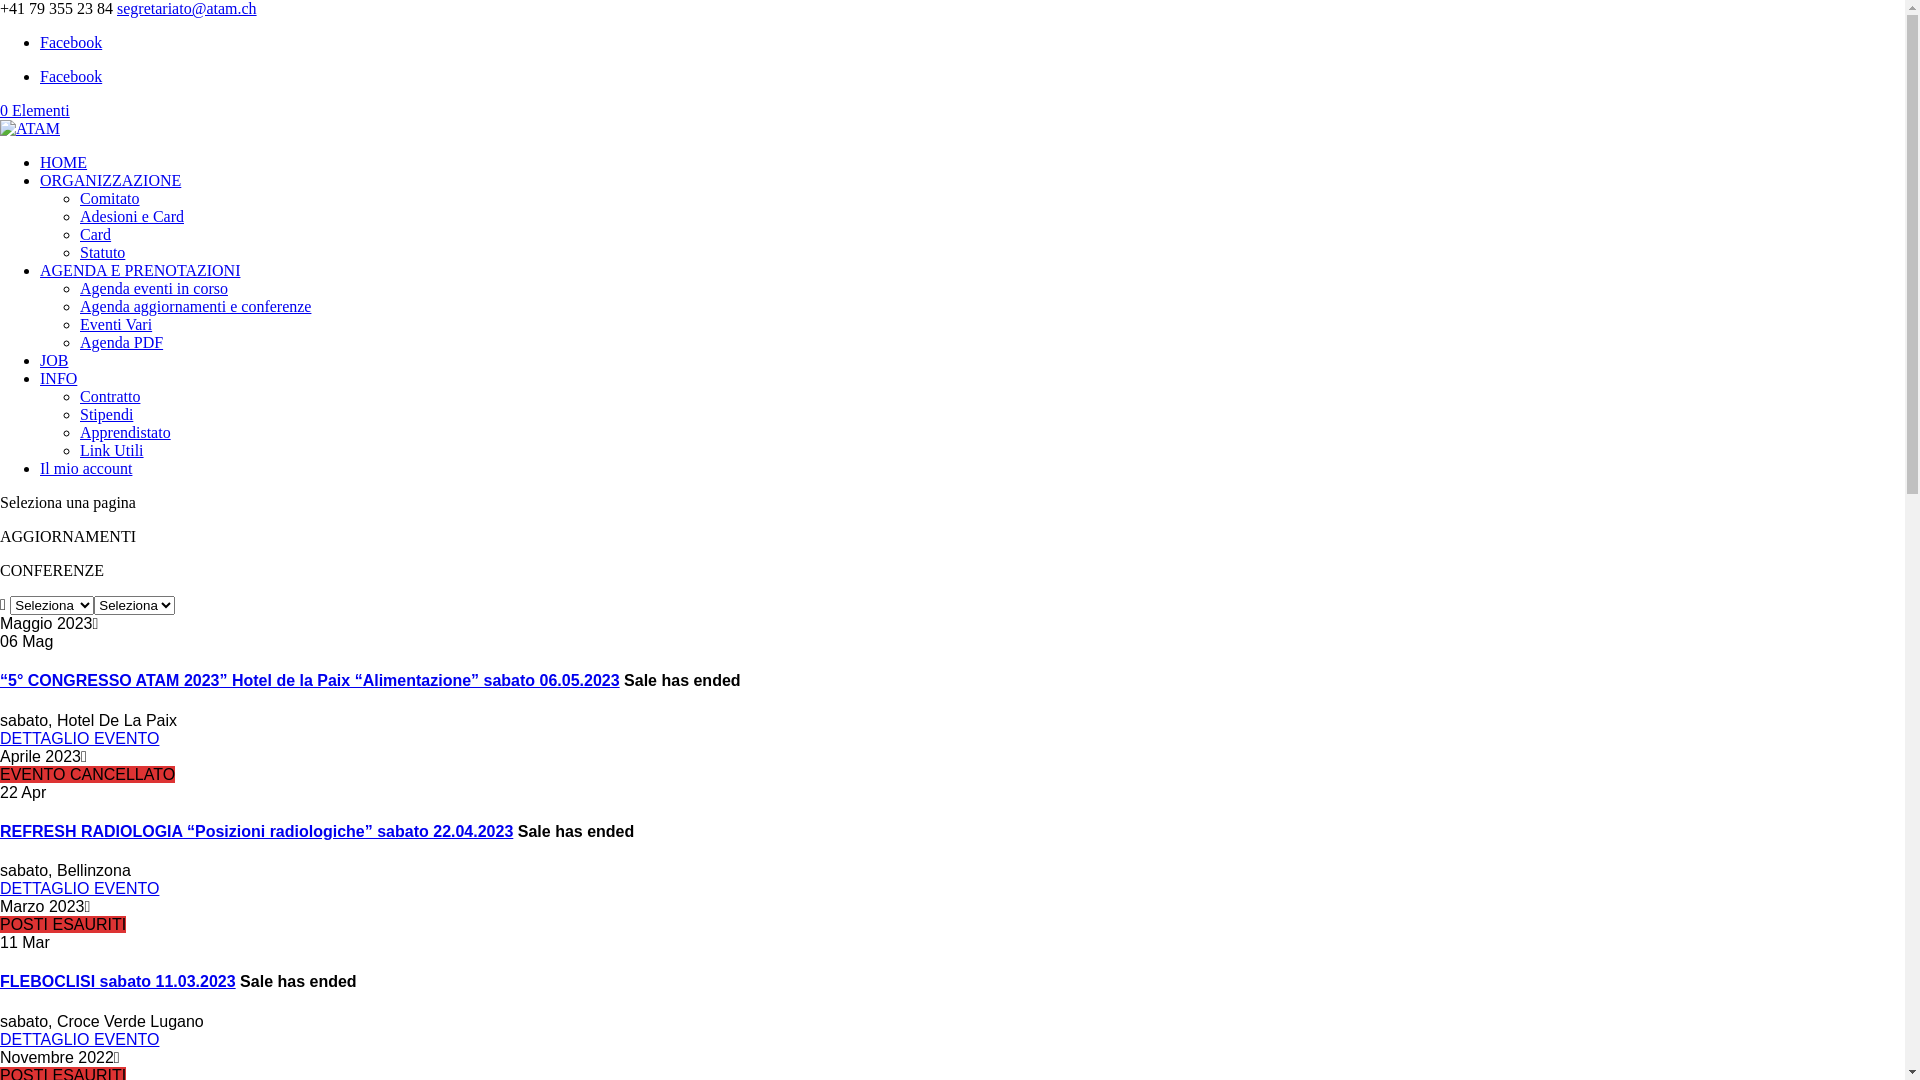  I want to click on 'Link Utili', so click(80, 450).